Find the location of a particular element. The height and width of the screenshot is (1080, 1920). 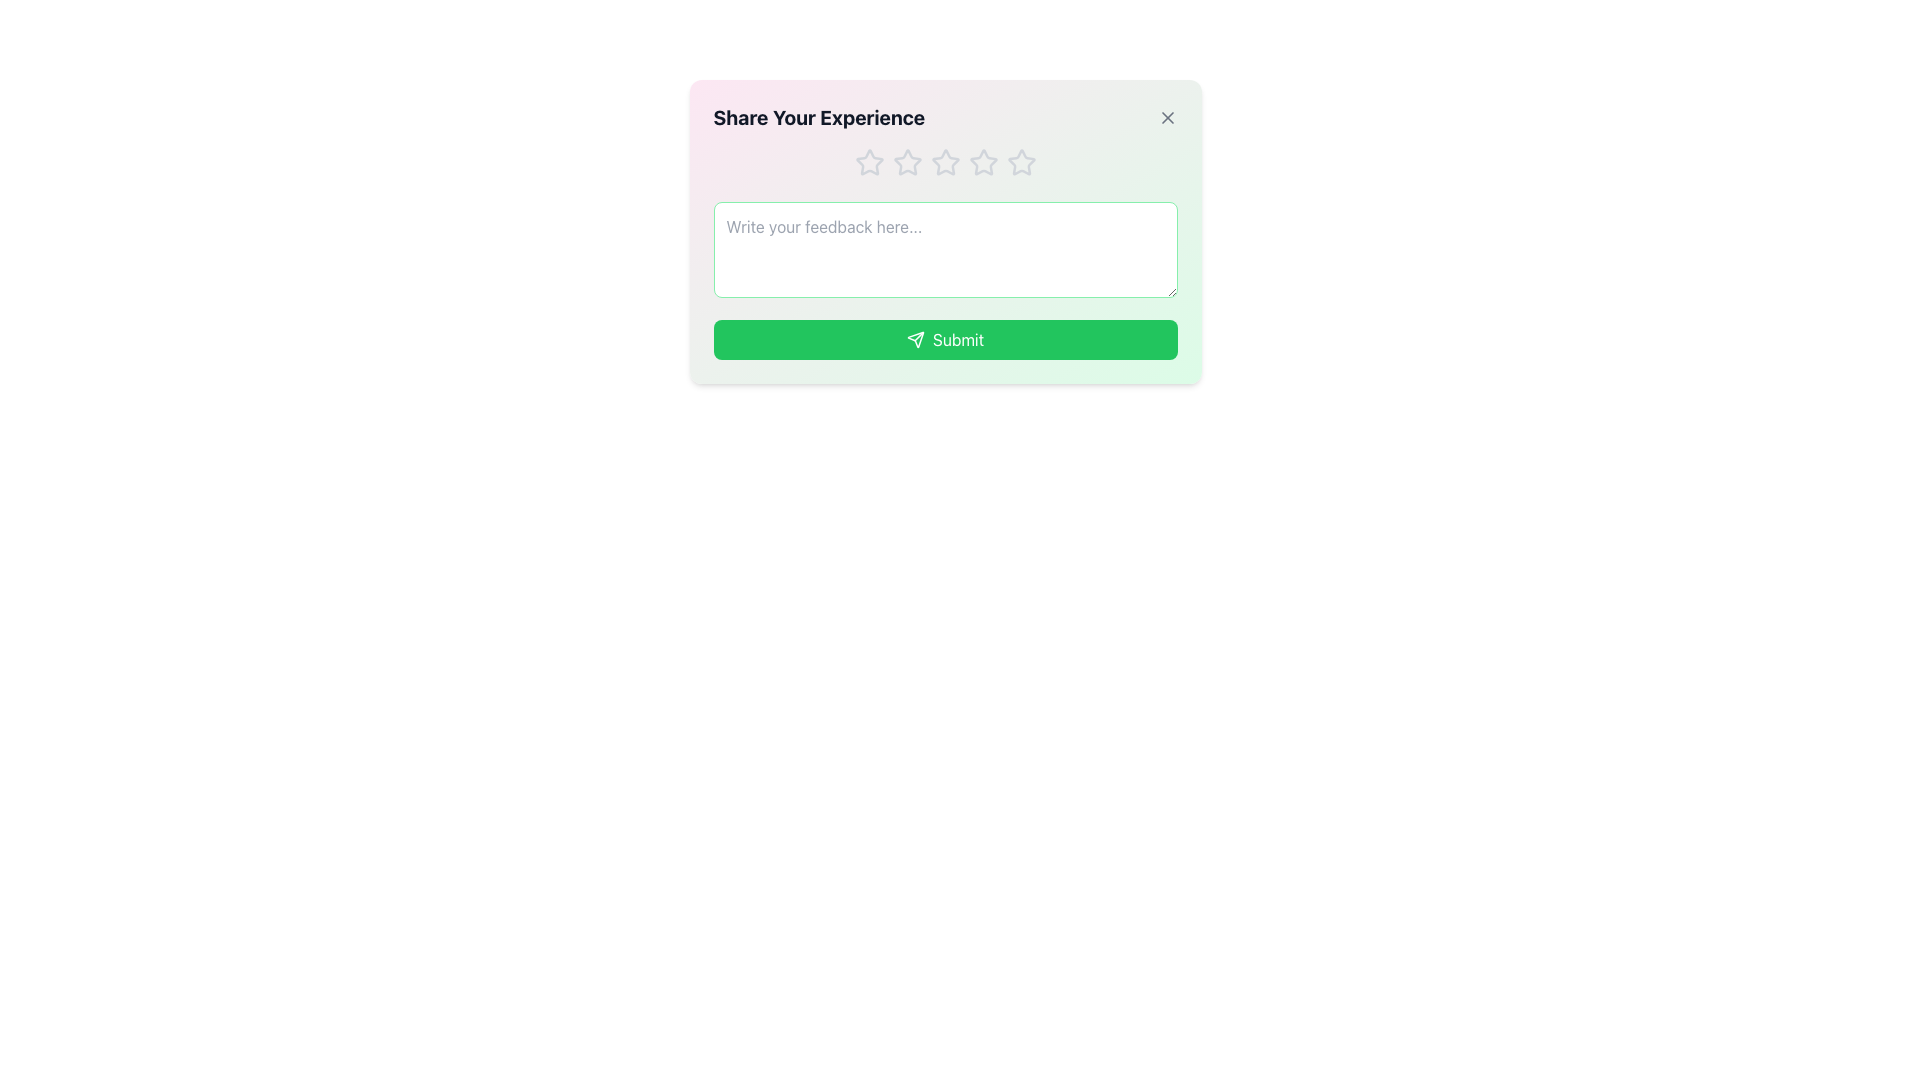

the third star-shaped rating icon in the feedback dialog is located at coordinates (944, 161).